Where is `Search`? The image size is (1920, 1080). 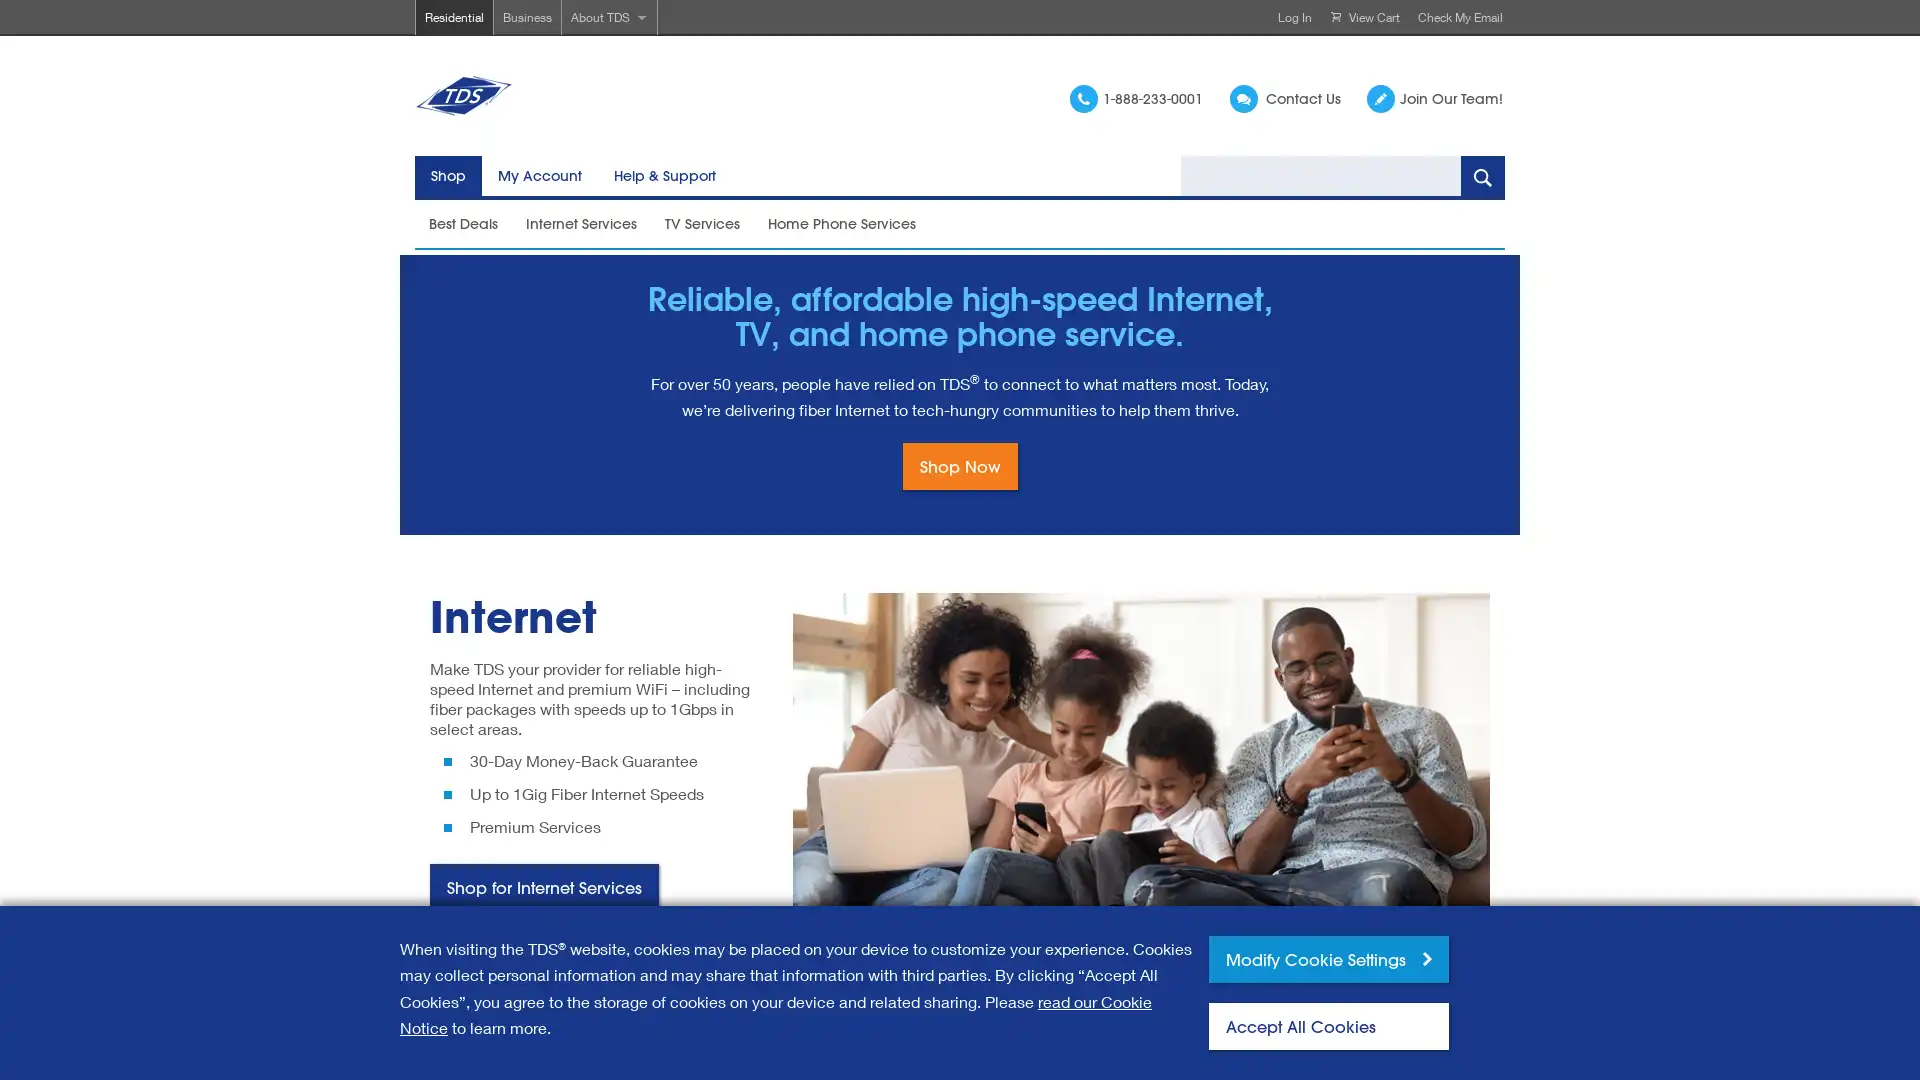
Search is located at coordinates (1483, 176).